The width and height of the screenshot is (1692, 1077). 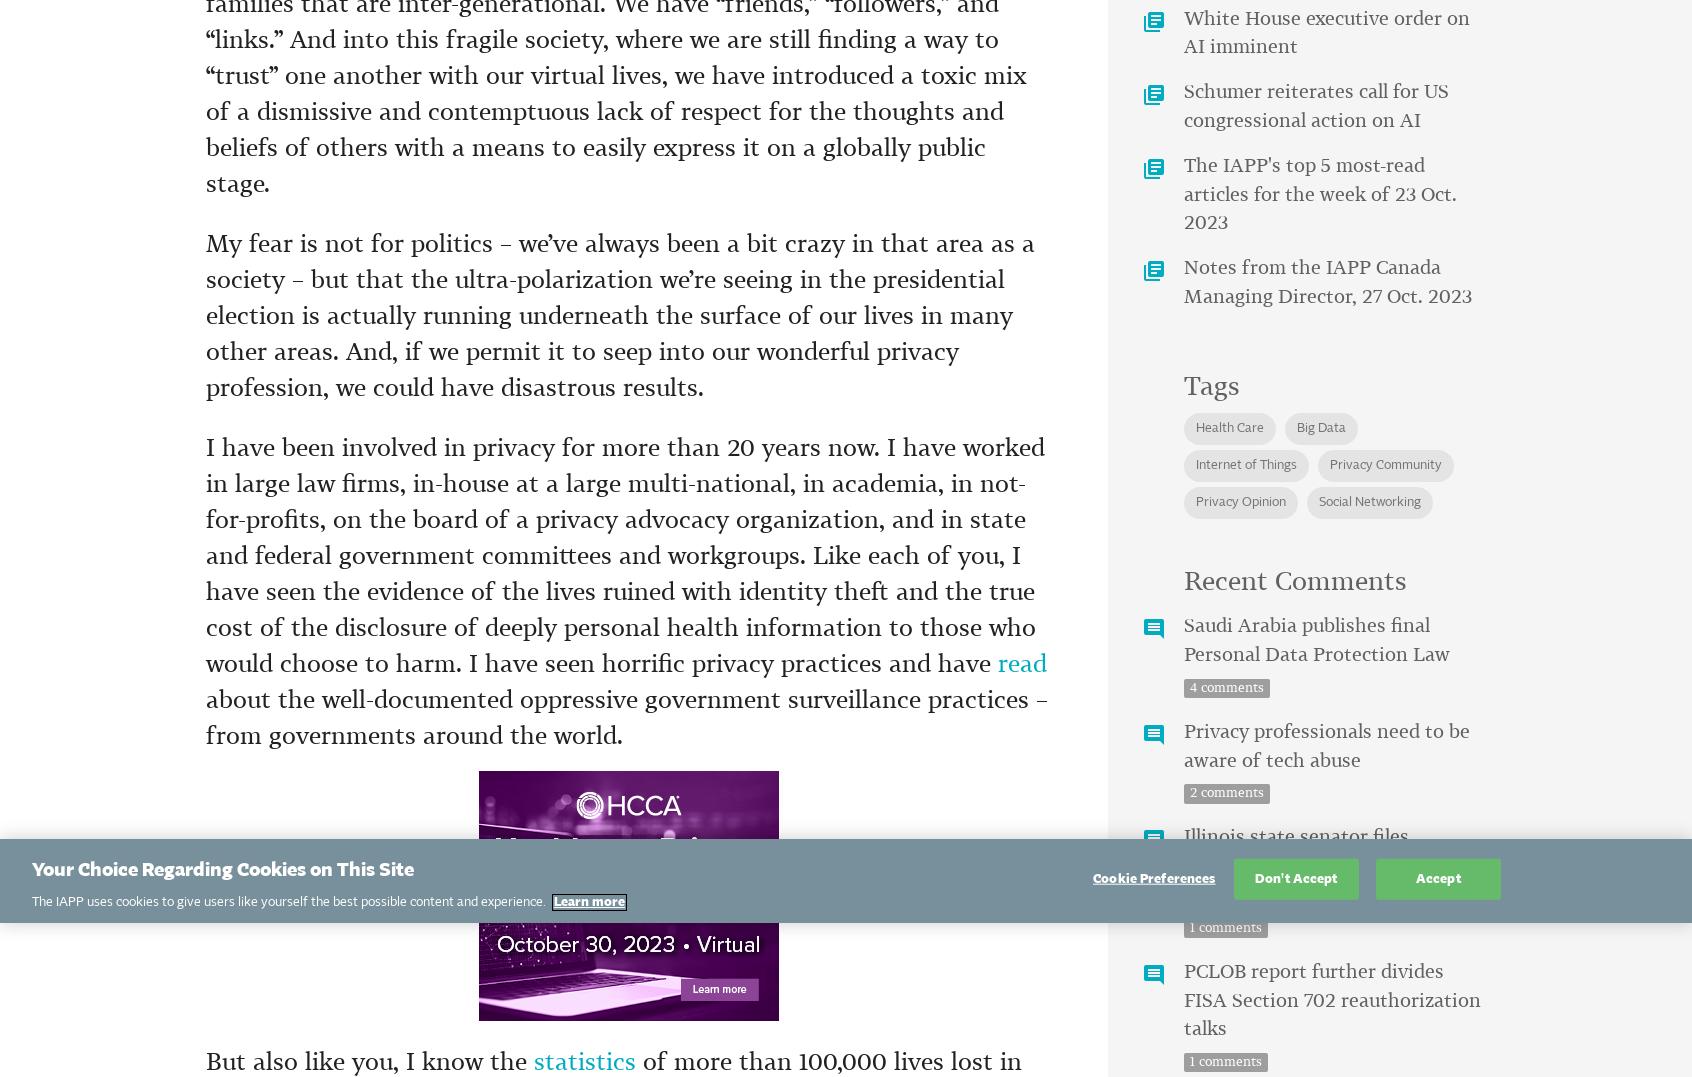 I want to click on 'Saudi Arabia publishes final Personal Data Protection Law', so click(x=1315, y=640).